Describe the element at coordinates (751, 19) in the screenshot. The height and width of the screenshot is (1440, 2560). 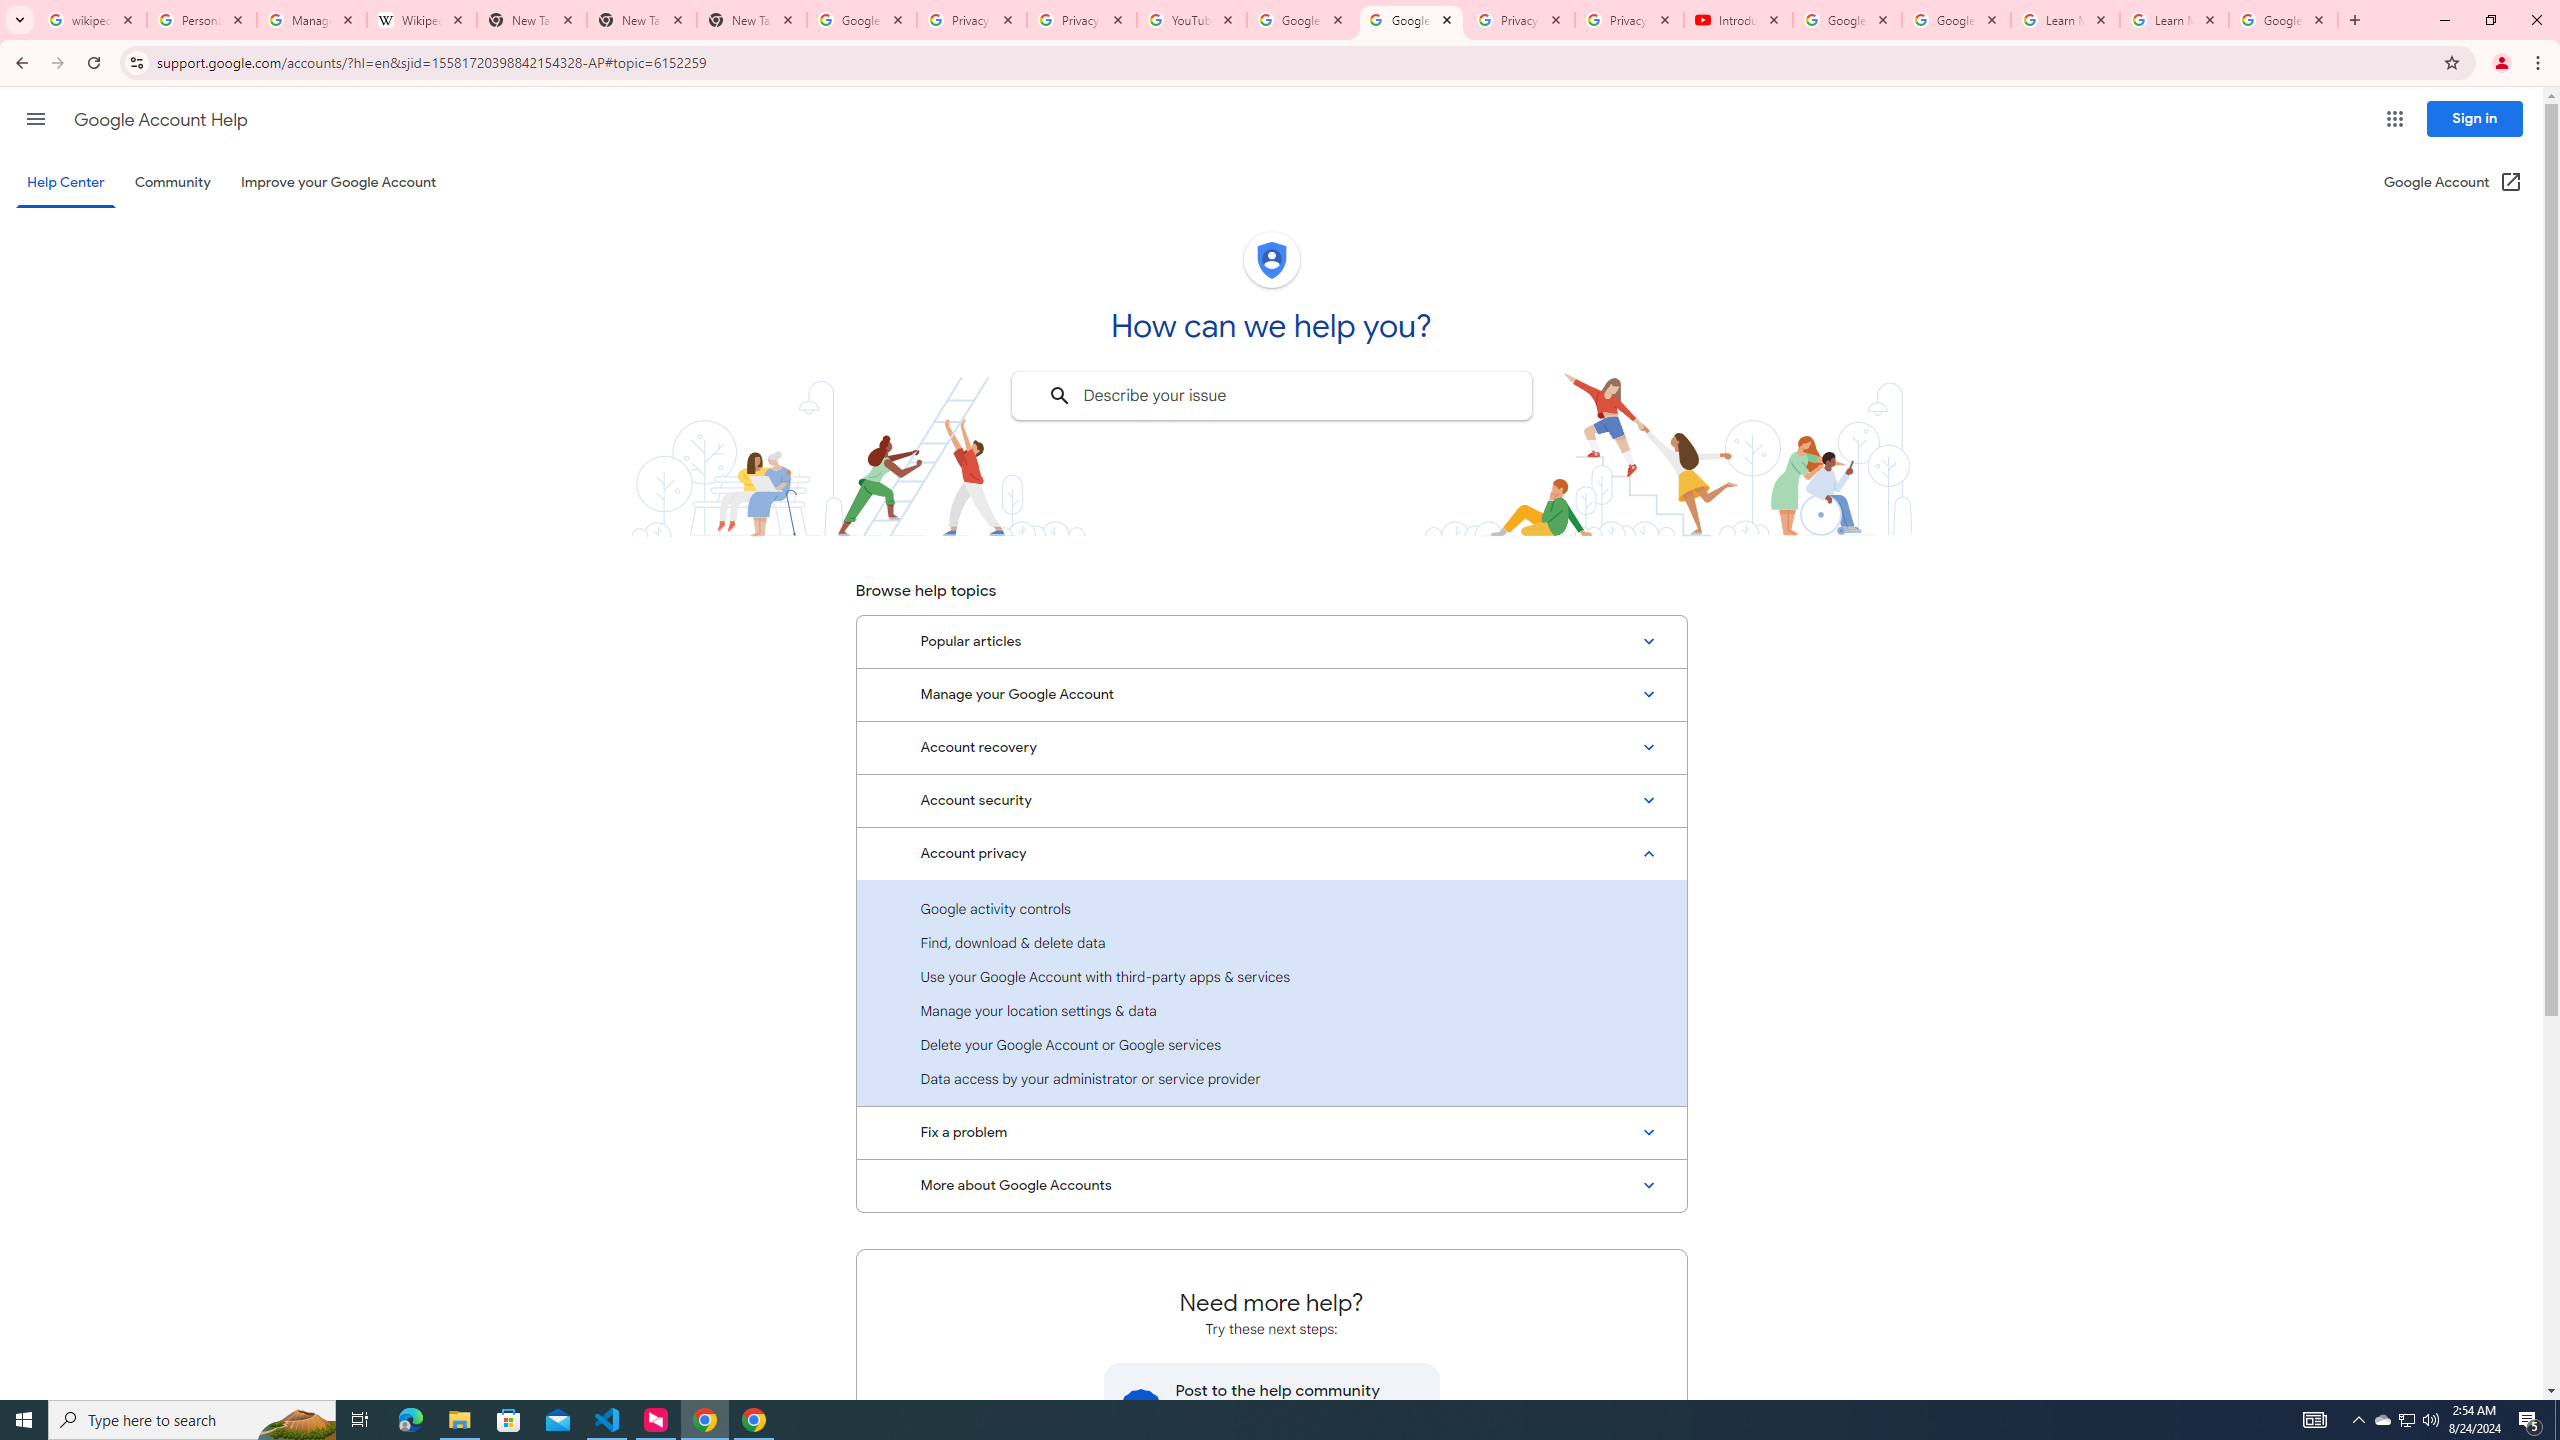
I see `'New Tab'` at that location.